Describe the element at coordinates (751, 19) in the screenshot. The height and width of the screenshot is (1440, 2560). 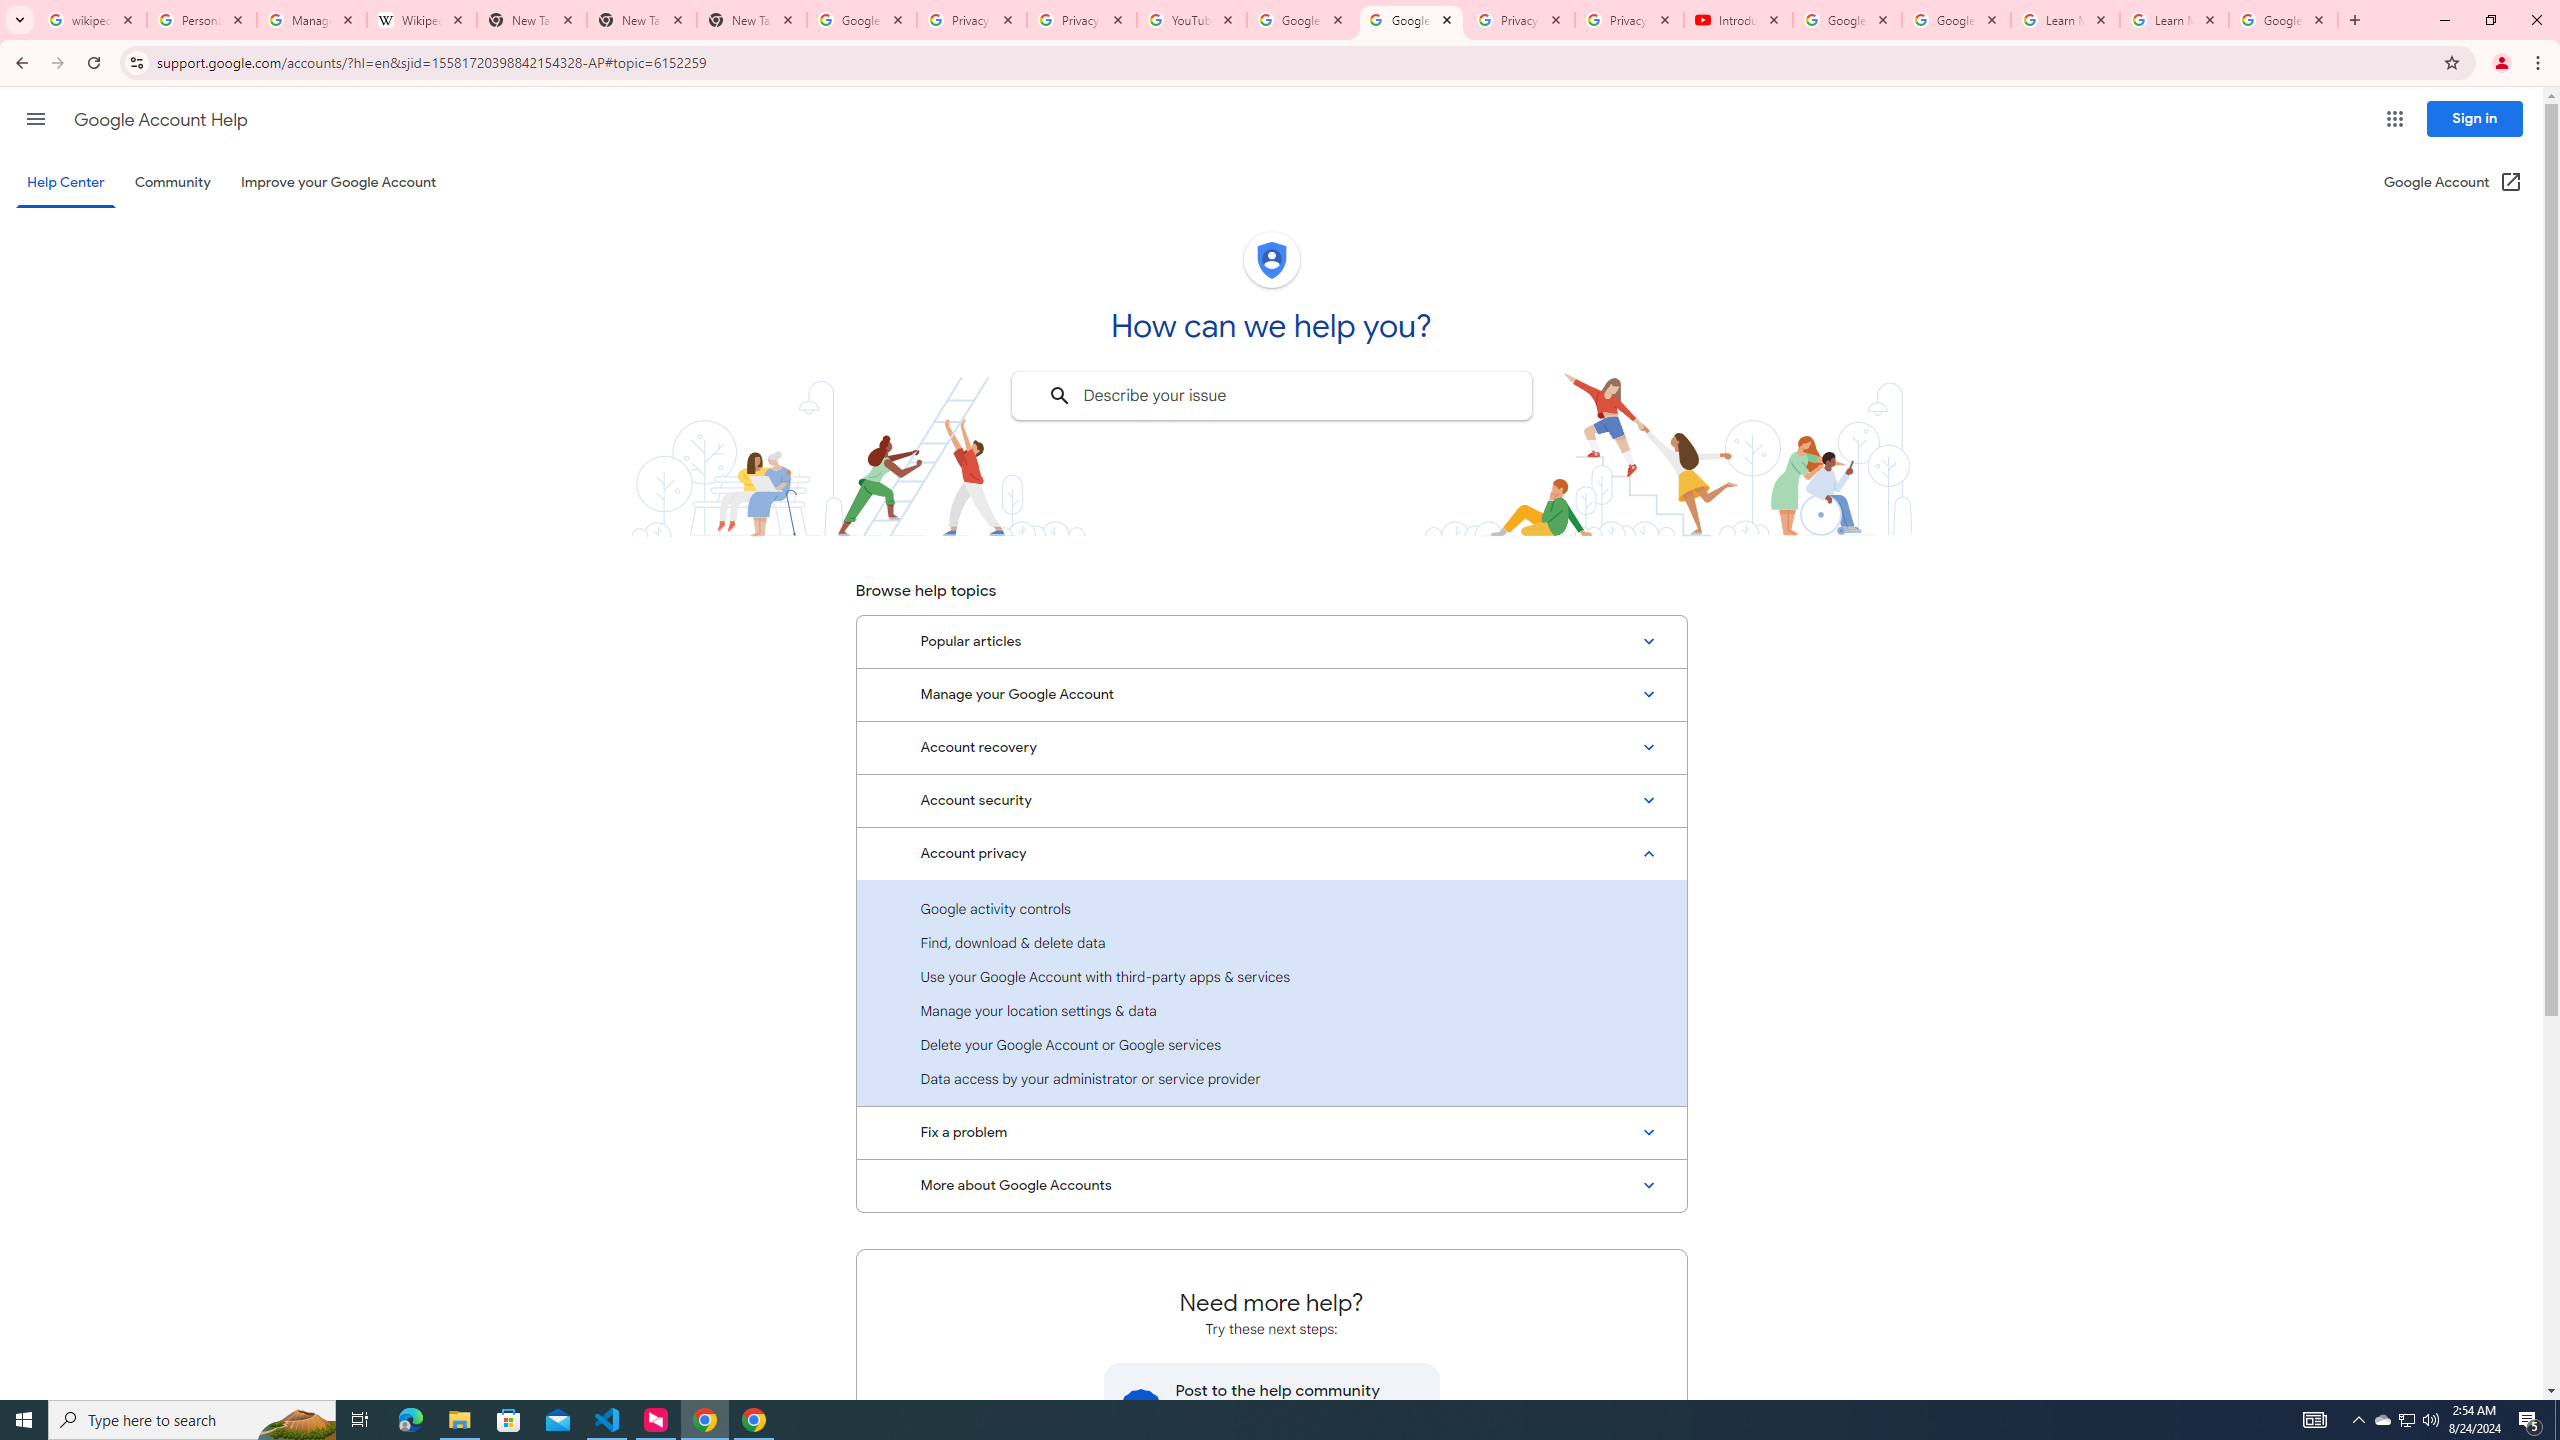
I see `'New Tab'` at that location.